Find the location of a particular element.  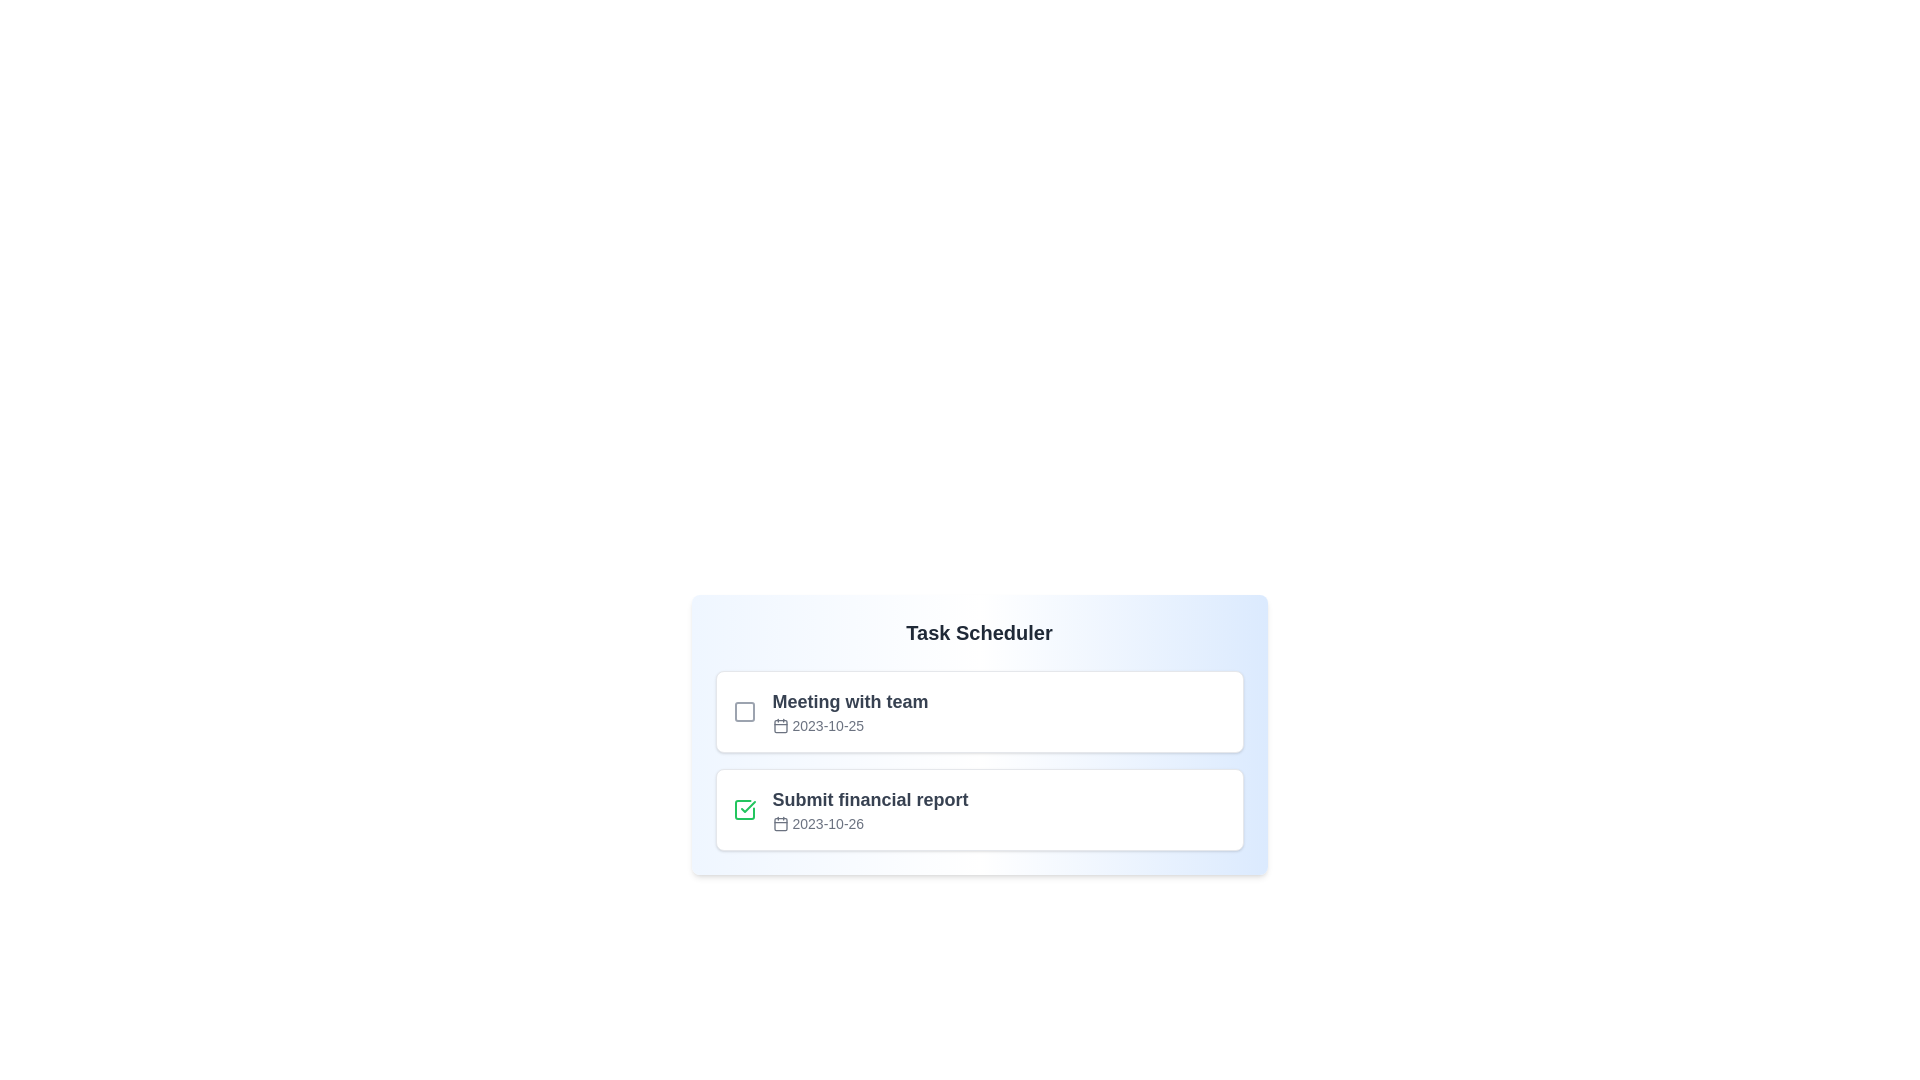

date displayed in small gray font, which is positioned below the task titled 'Meeting with team' and next to a calendar icon is located at coordinates (850, 725).